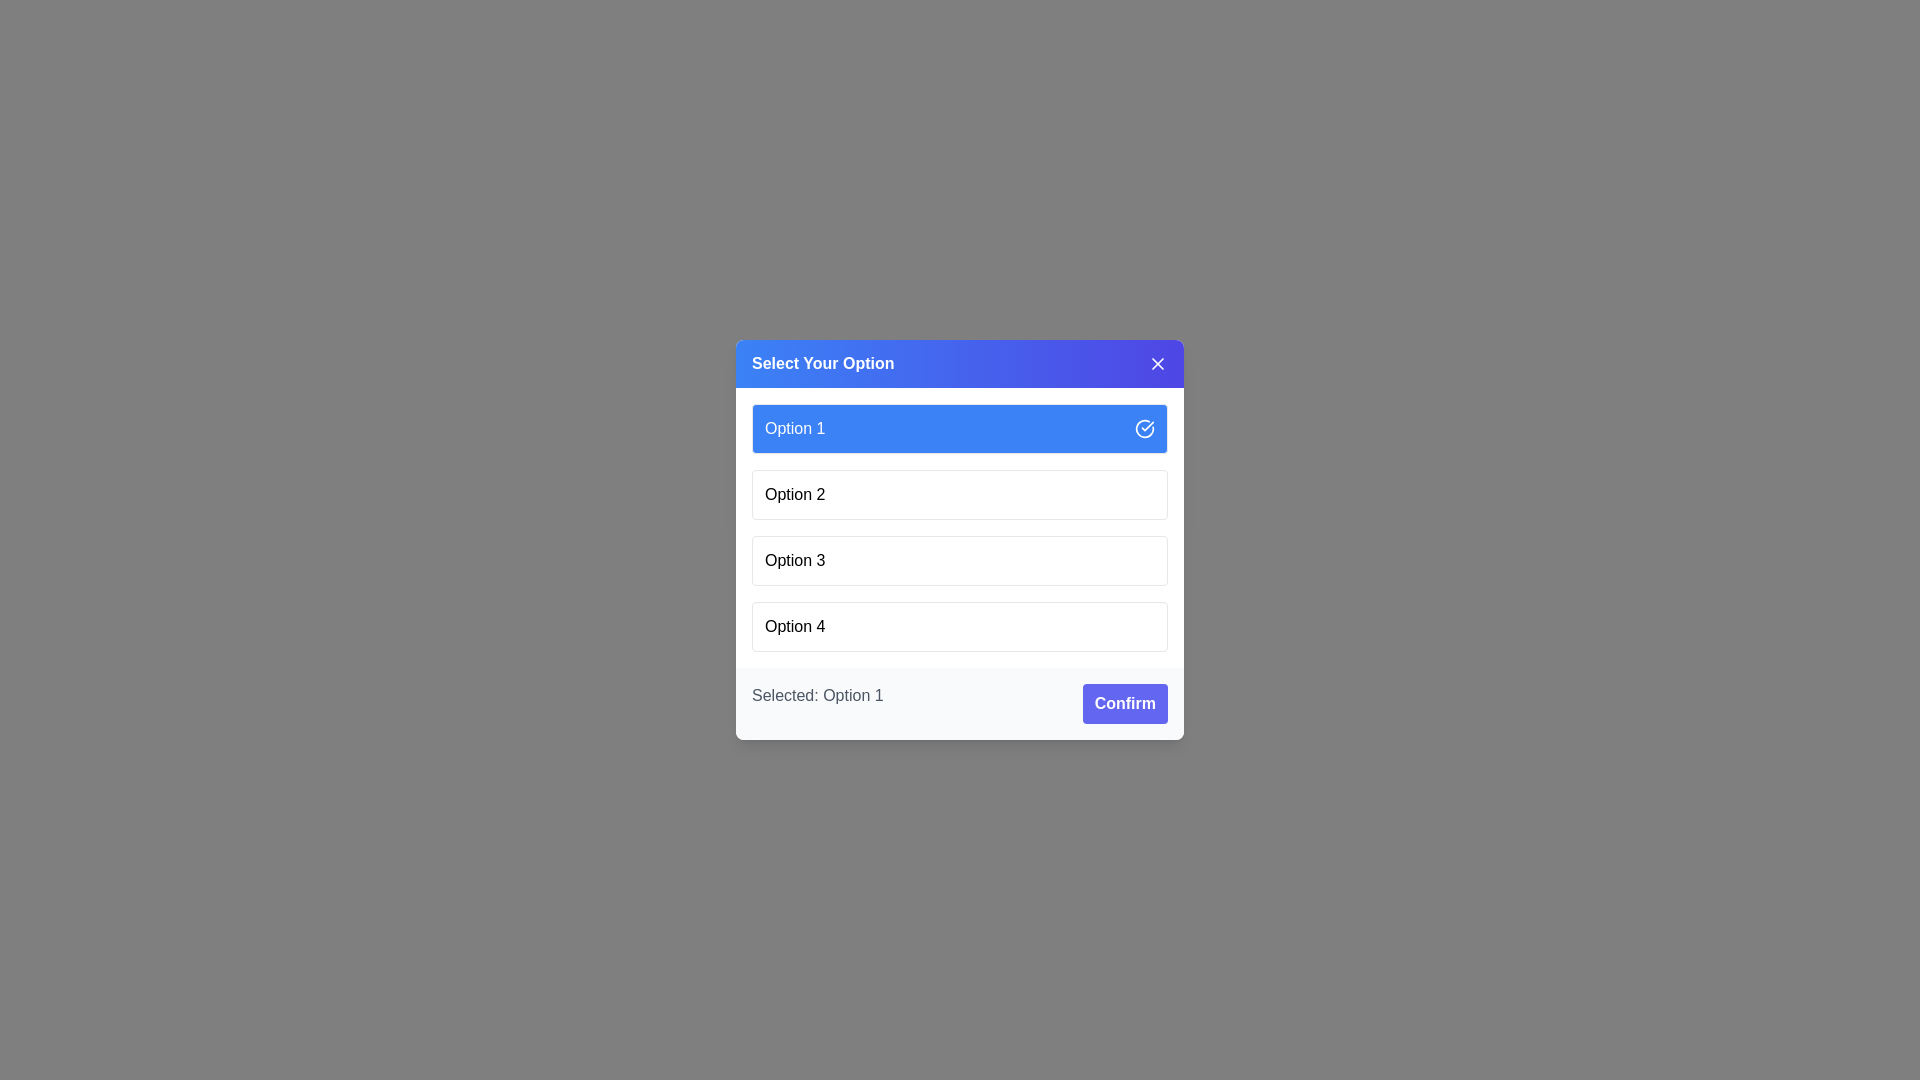 This screenshot has height=1080, width=1920. Describe the element at coordinates (823, 363) in the screenshot. I see `the text label displaying 'Select Your Option' in bold white font` at that location.